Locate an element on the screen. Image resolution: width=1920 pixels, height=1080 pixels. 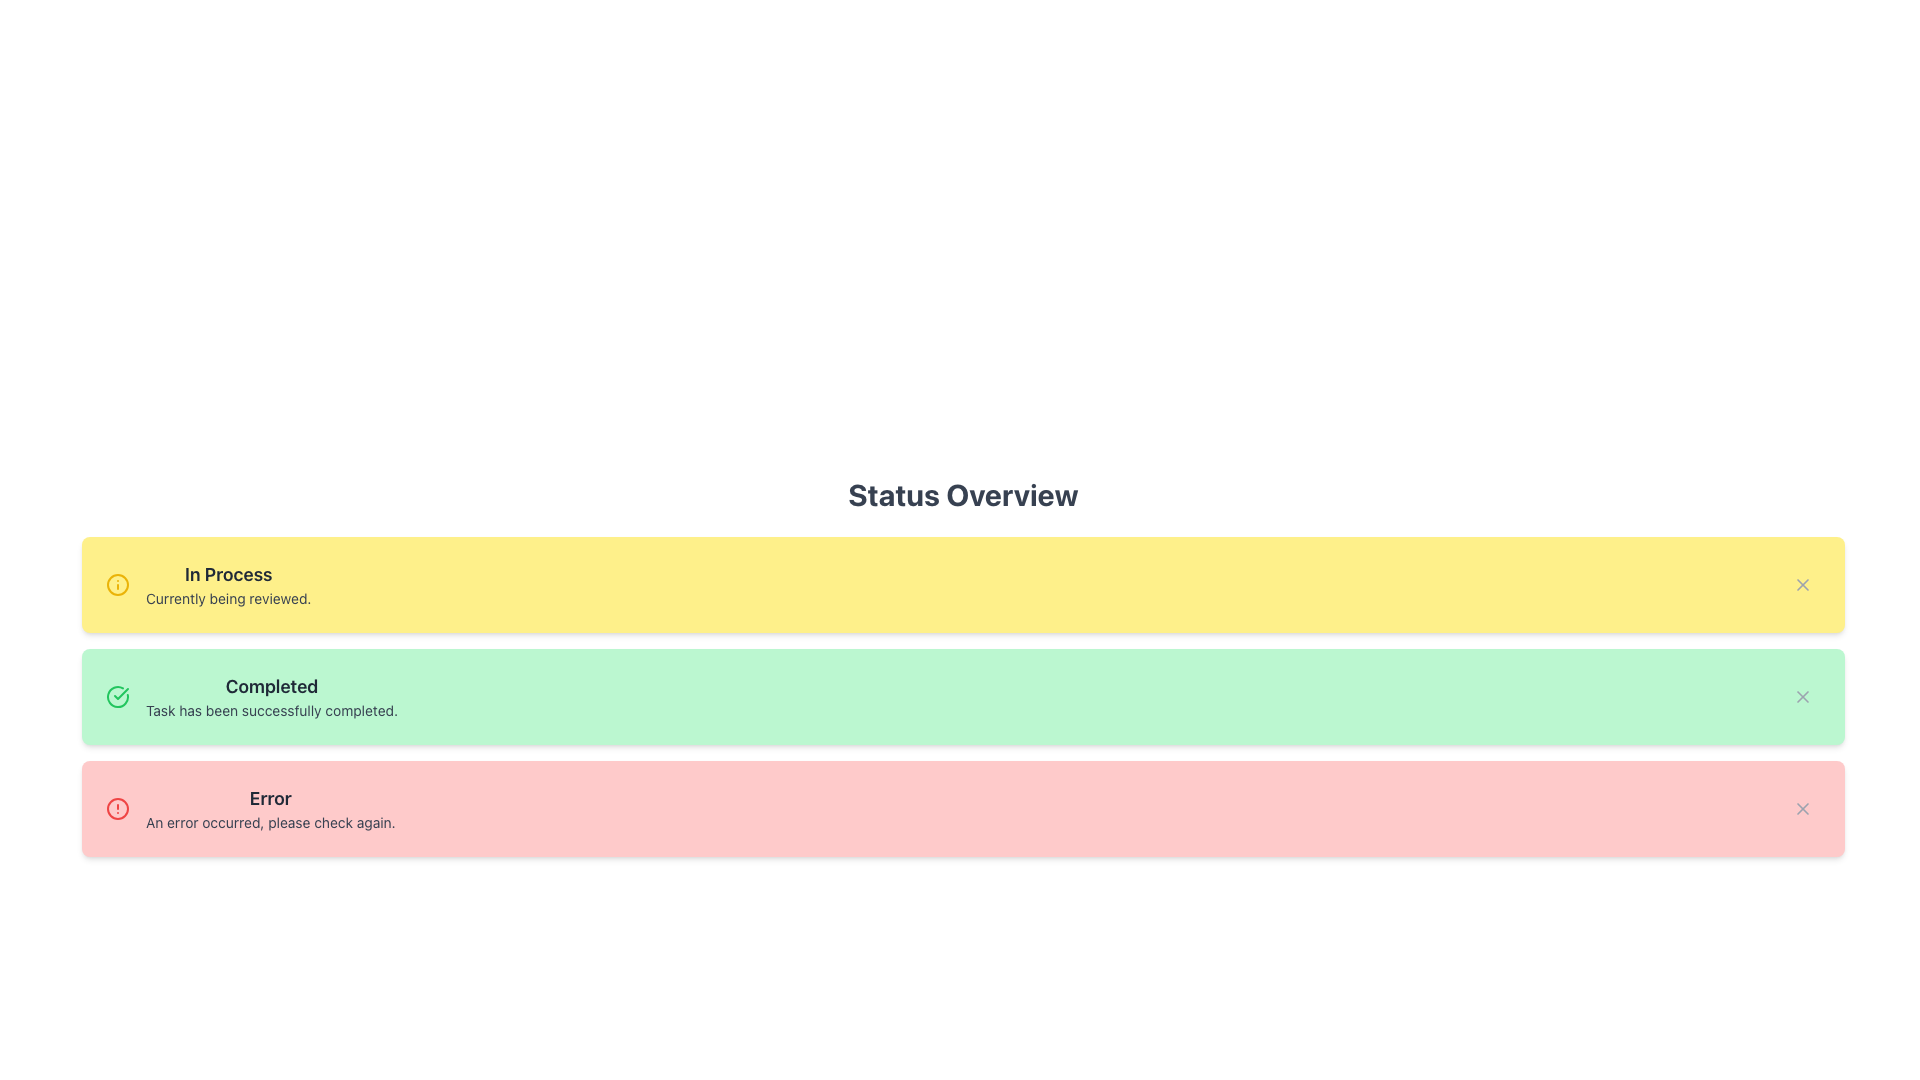
the green check mark icon inside the circular icon located in the green box labeled 'Completed' is located at coordinates (120, 693).